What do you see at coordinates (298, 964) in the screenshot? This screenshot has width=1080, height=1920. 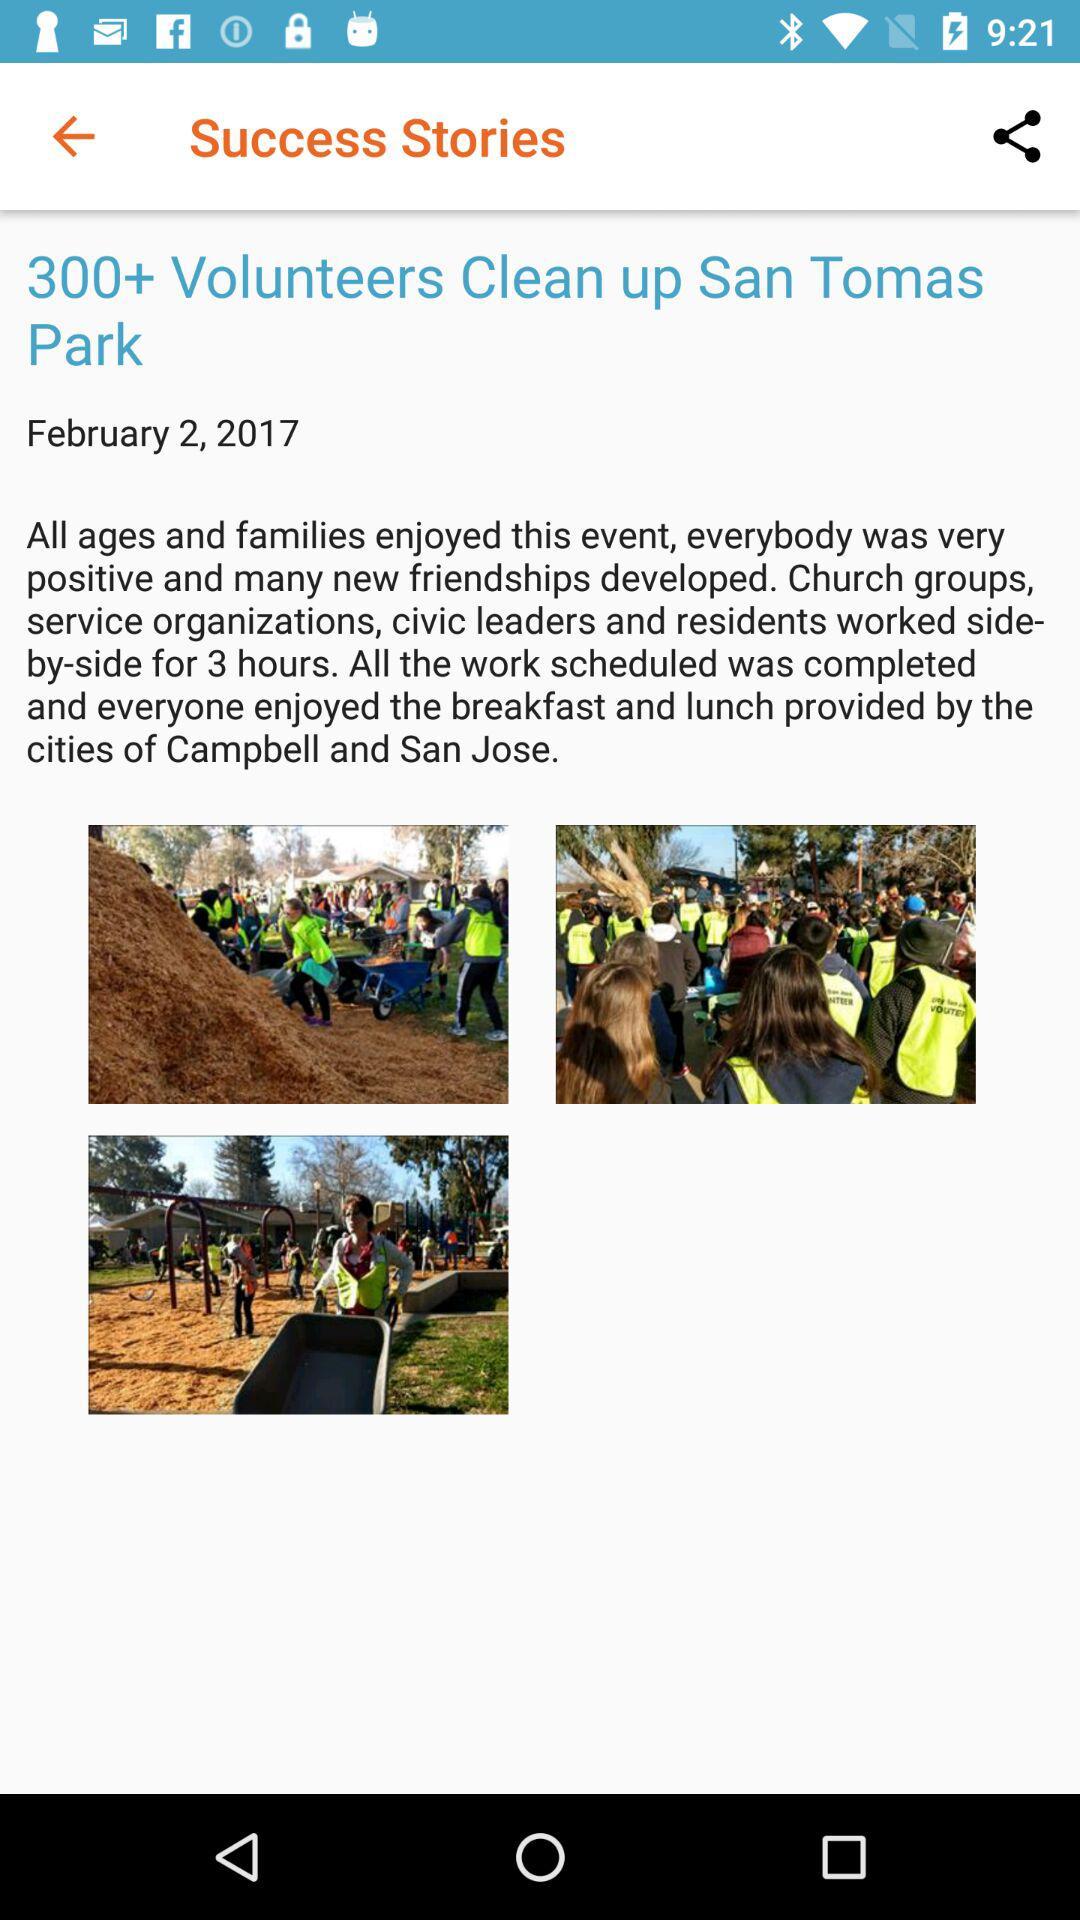 I see `icon below all ages and icon` at bounding box center [298, 964].